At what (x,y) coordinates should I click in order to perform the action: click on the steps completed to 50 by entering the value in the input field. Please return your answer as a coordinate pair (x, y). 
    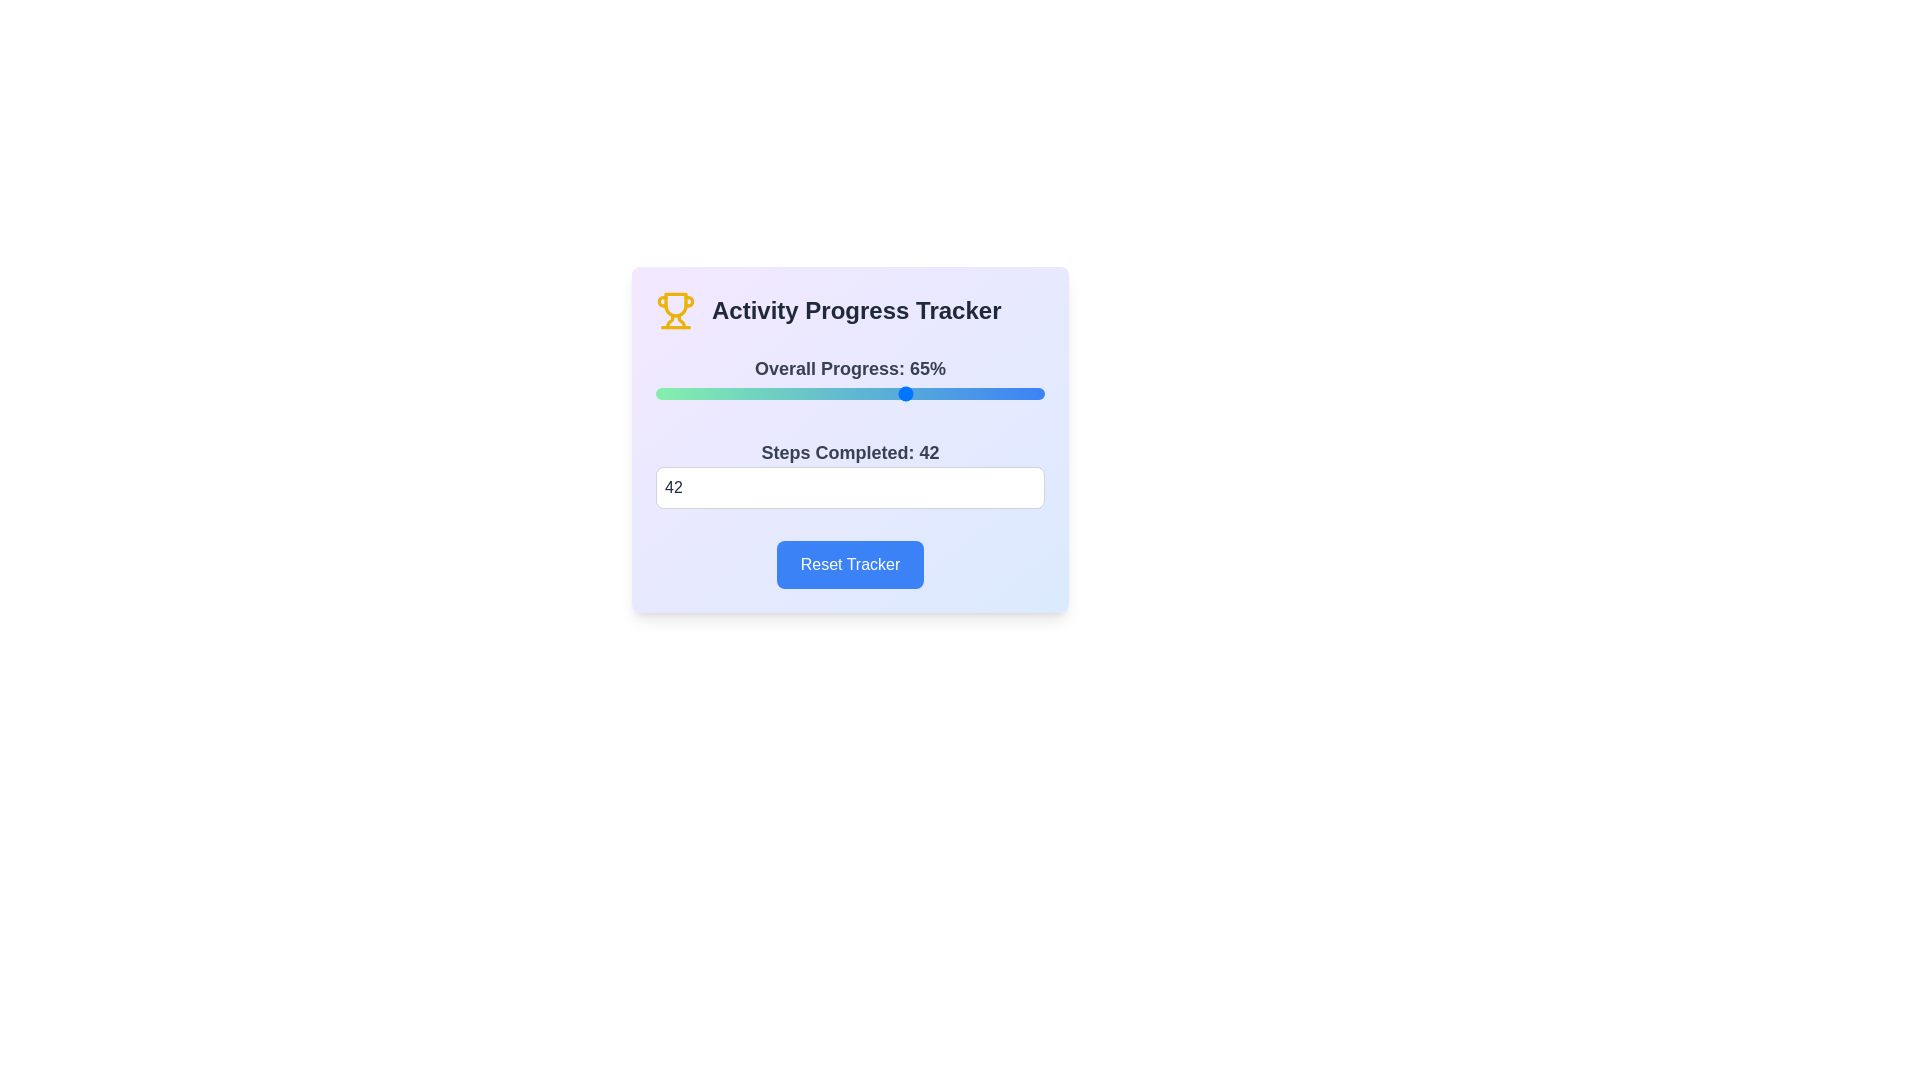
    Looking at the image, I should click on (850, 488).